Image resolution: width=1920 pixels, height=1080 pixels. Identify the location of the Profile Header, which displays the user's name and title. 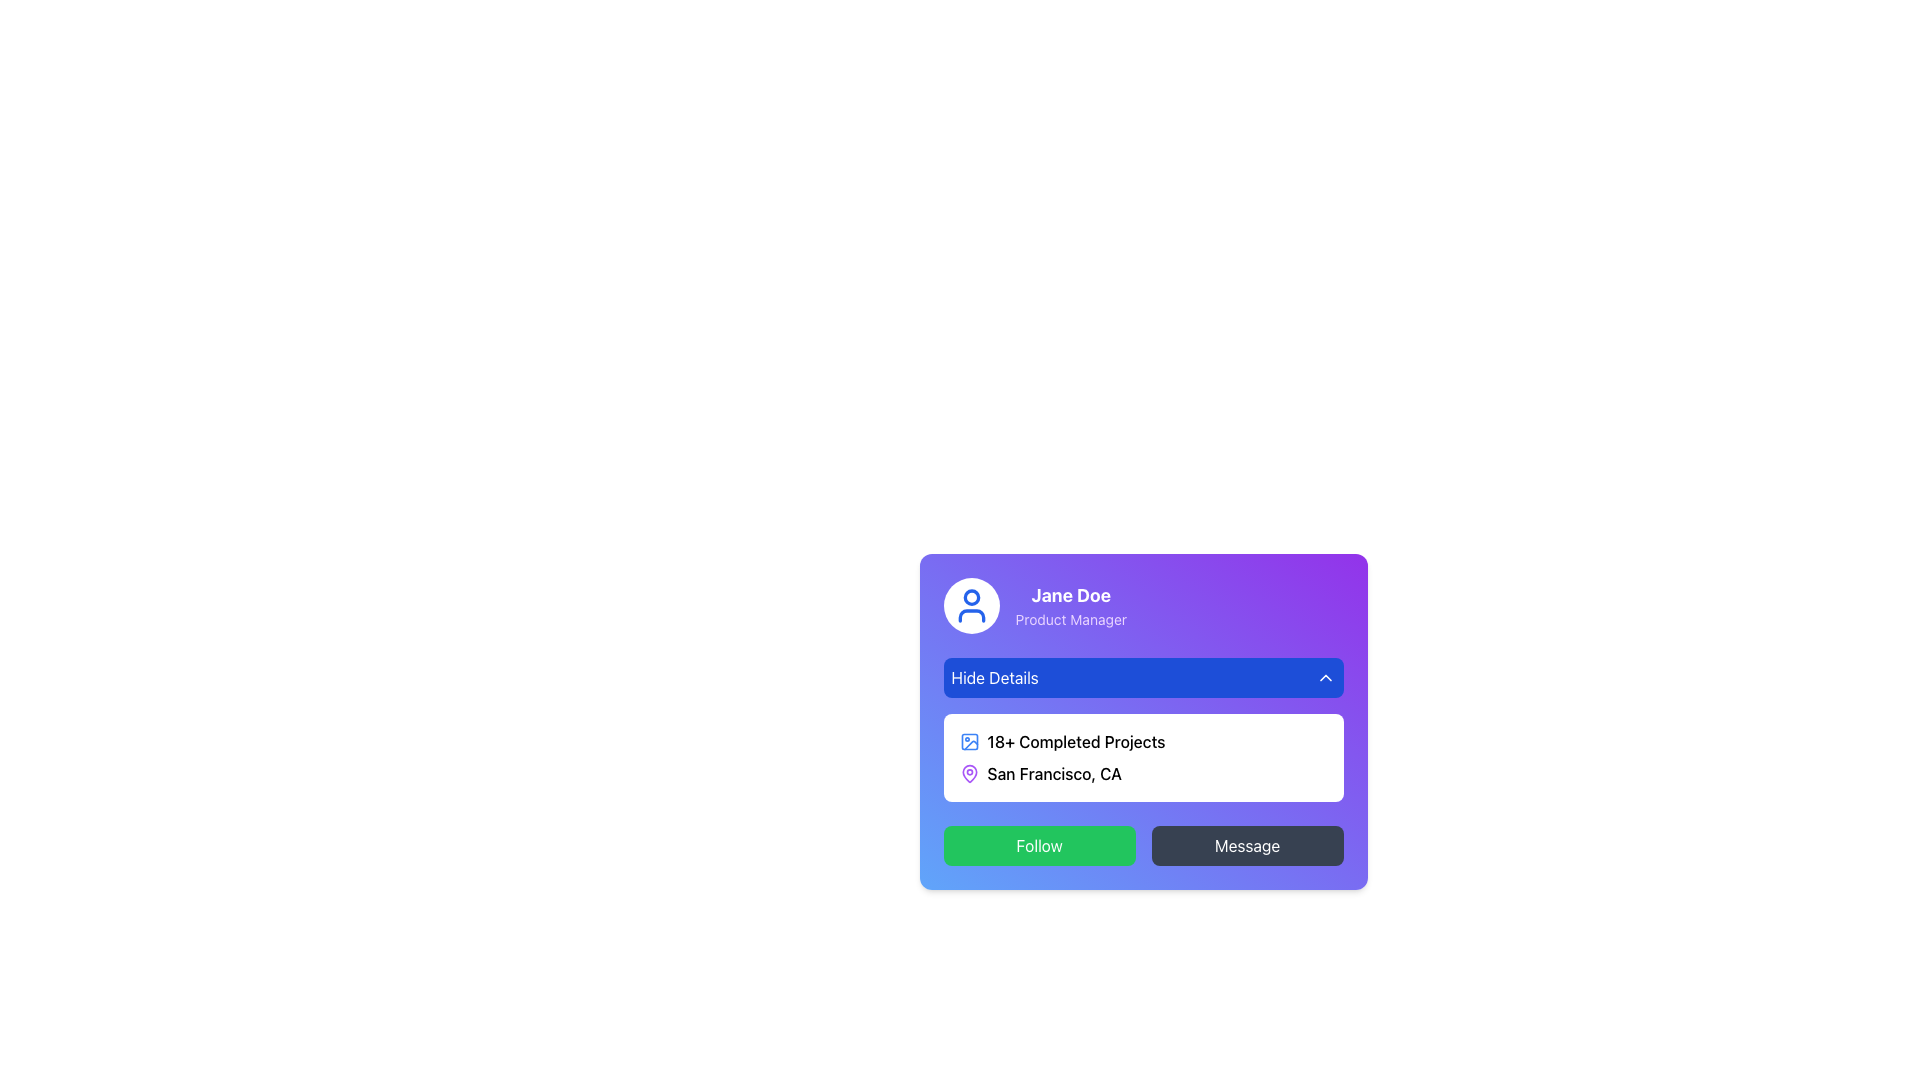
(1143, 604).